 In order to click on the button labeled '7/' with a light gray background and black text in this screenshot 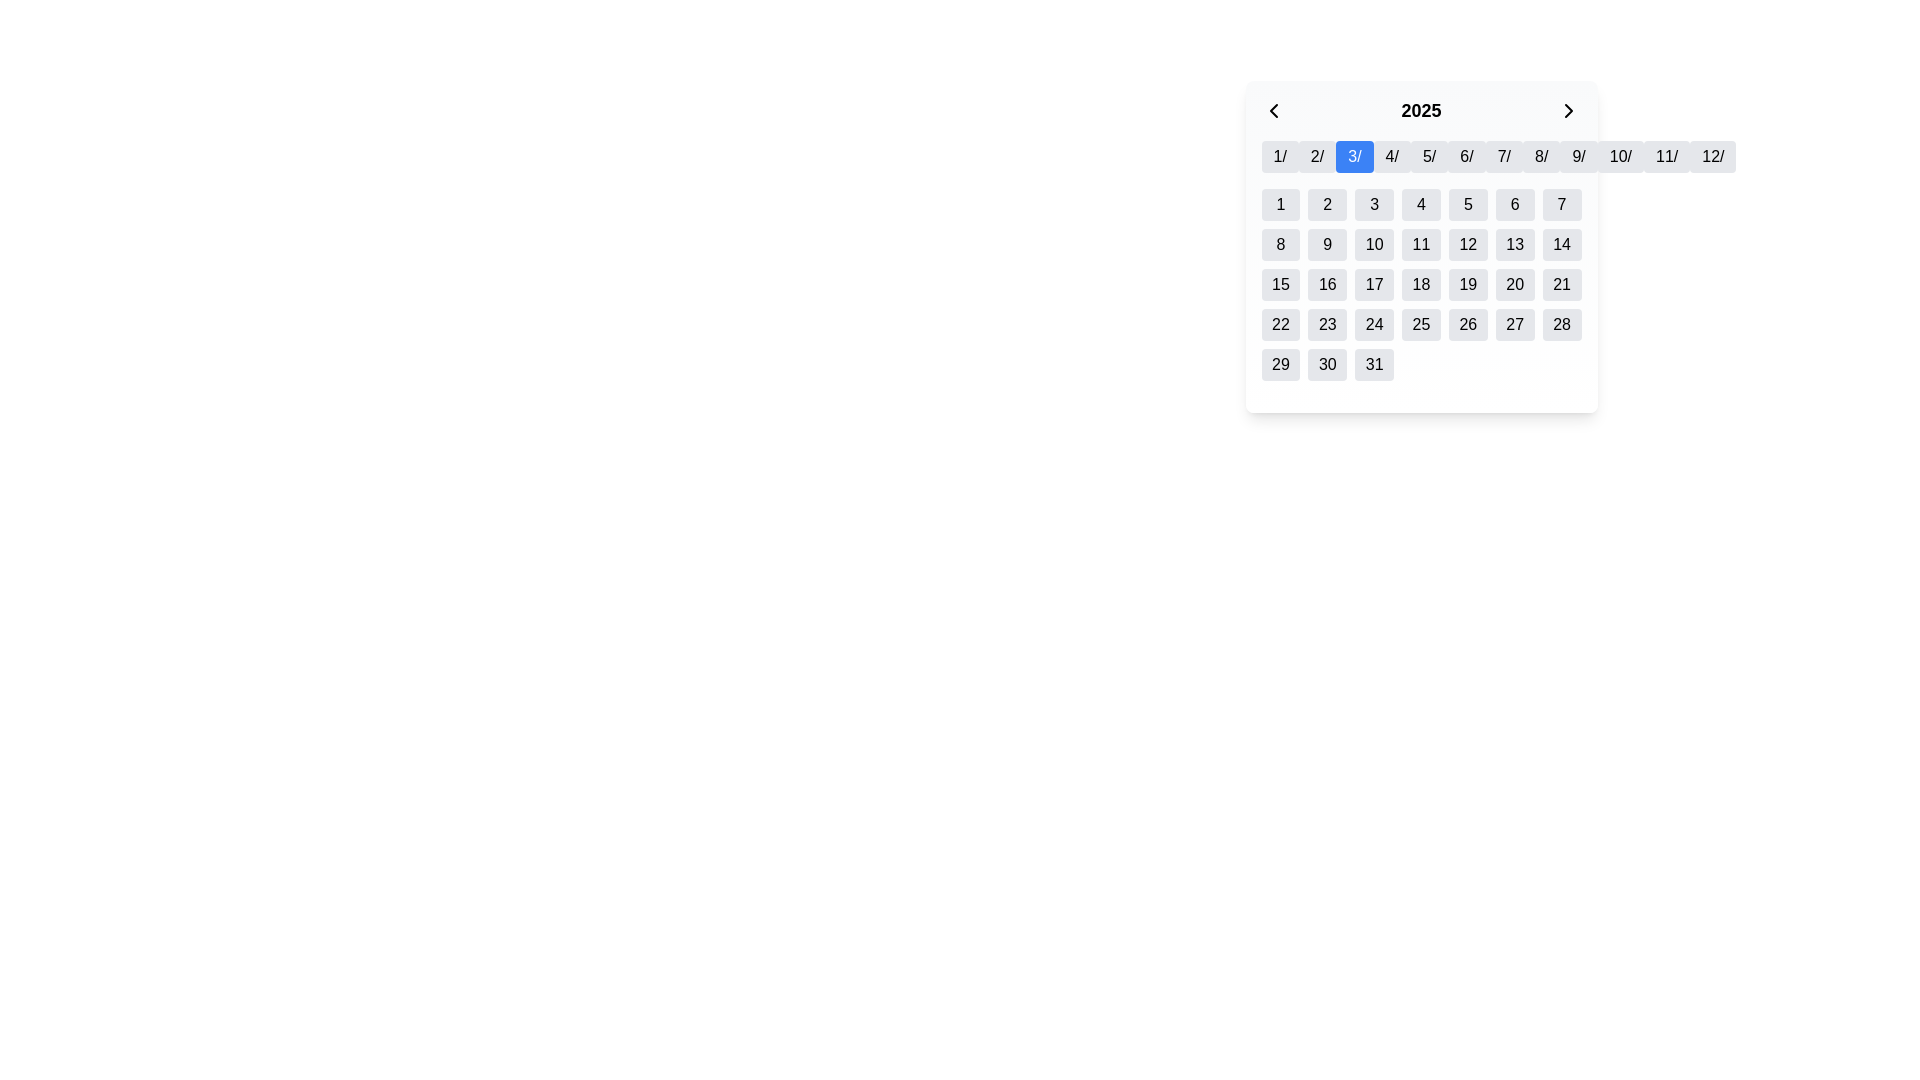, I will do `click(1504, 156)`.